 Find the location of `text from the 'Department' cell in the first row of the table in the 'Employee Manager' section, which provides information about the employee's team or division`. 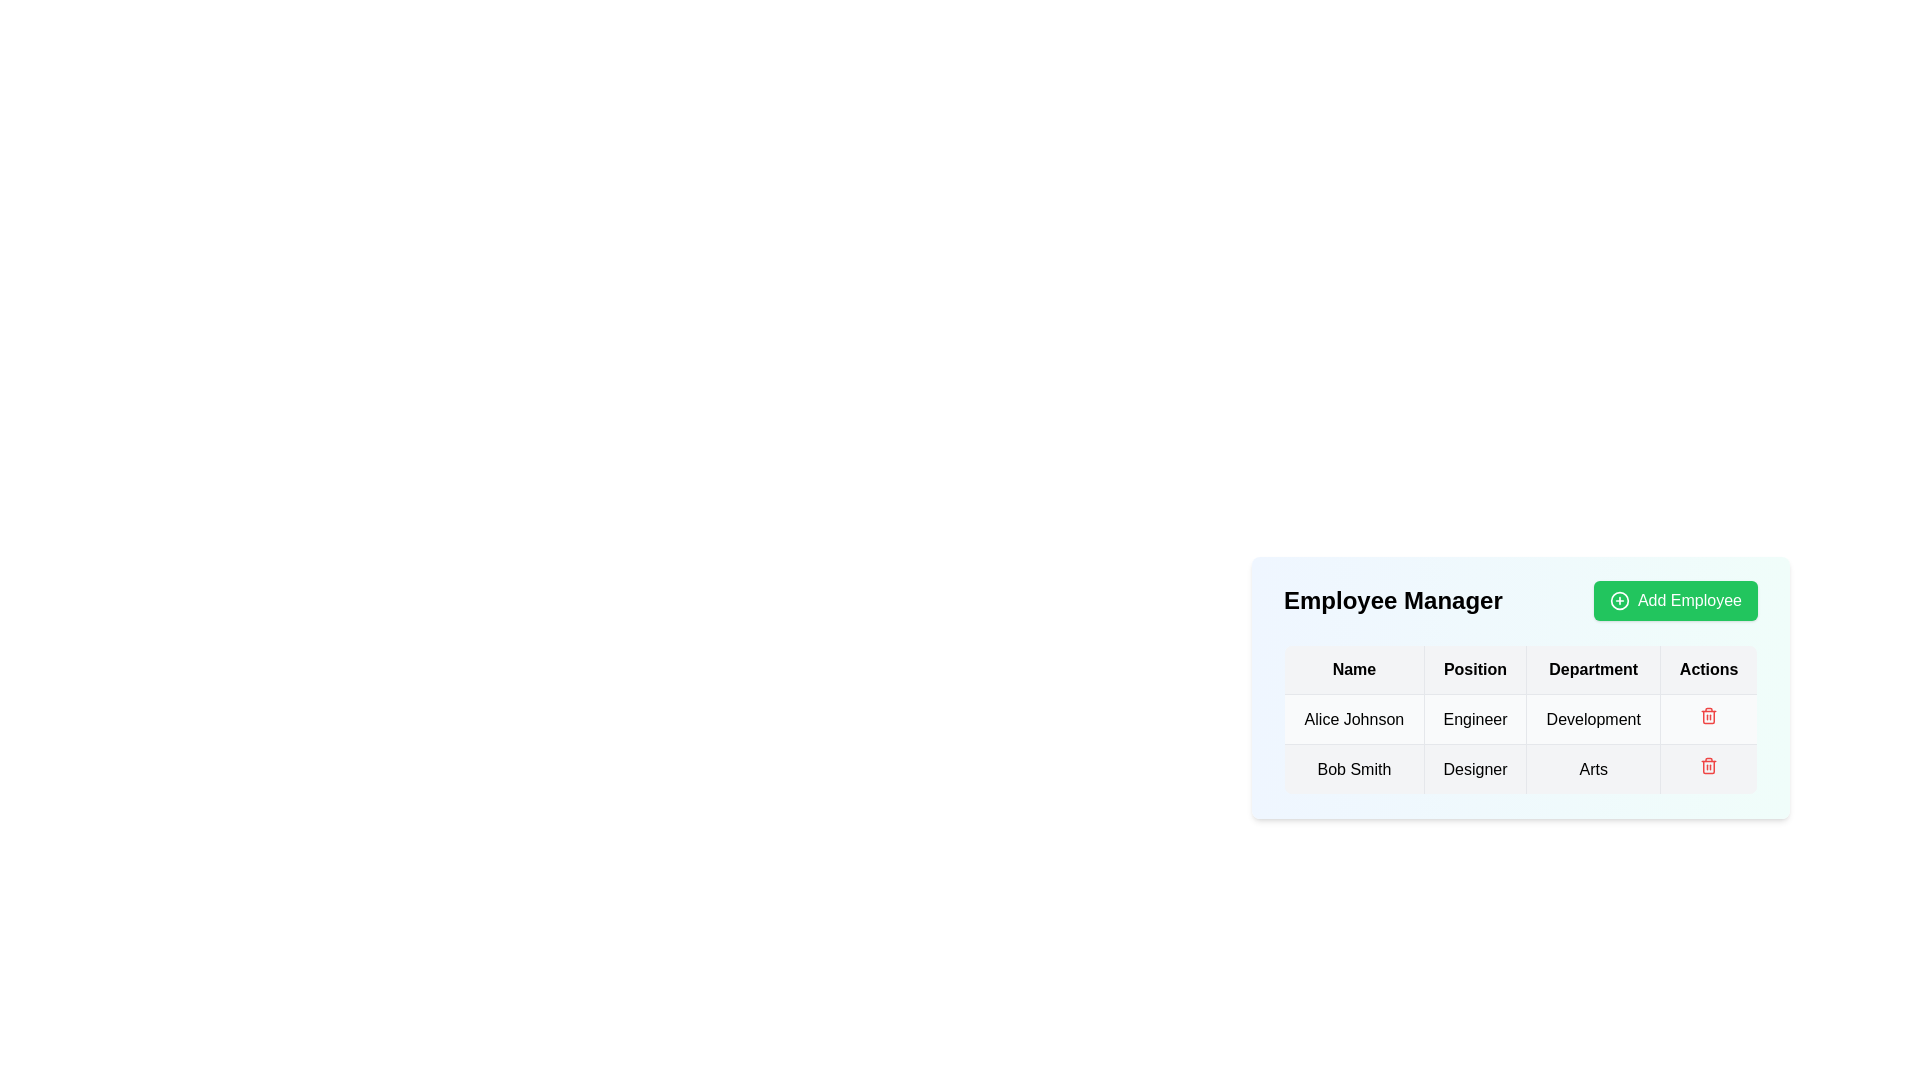

text from the 'Department' cell in the first row of the table in the 'Employee Manager' section, which provides information about the employee's team or division is located at coordinates (1592, 718).